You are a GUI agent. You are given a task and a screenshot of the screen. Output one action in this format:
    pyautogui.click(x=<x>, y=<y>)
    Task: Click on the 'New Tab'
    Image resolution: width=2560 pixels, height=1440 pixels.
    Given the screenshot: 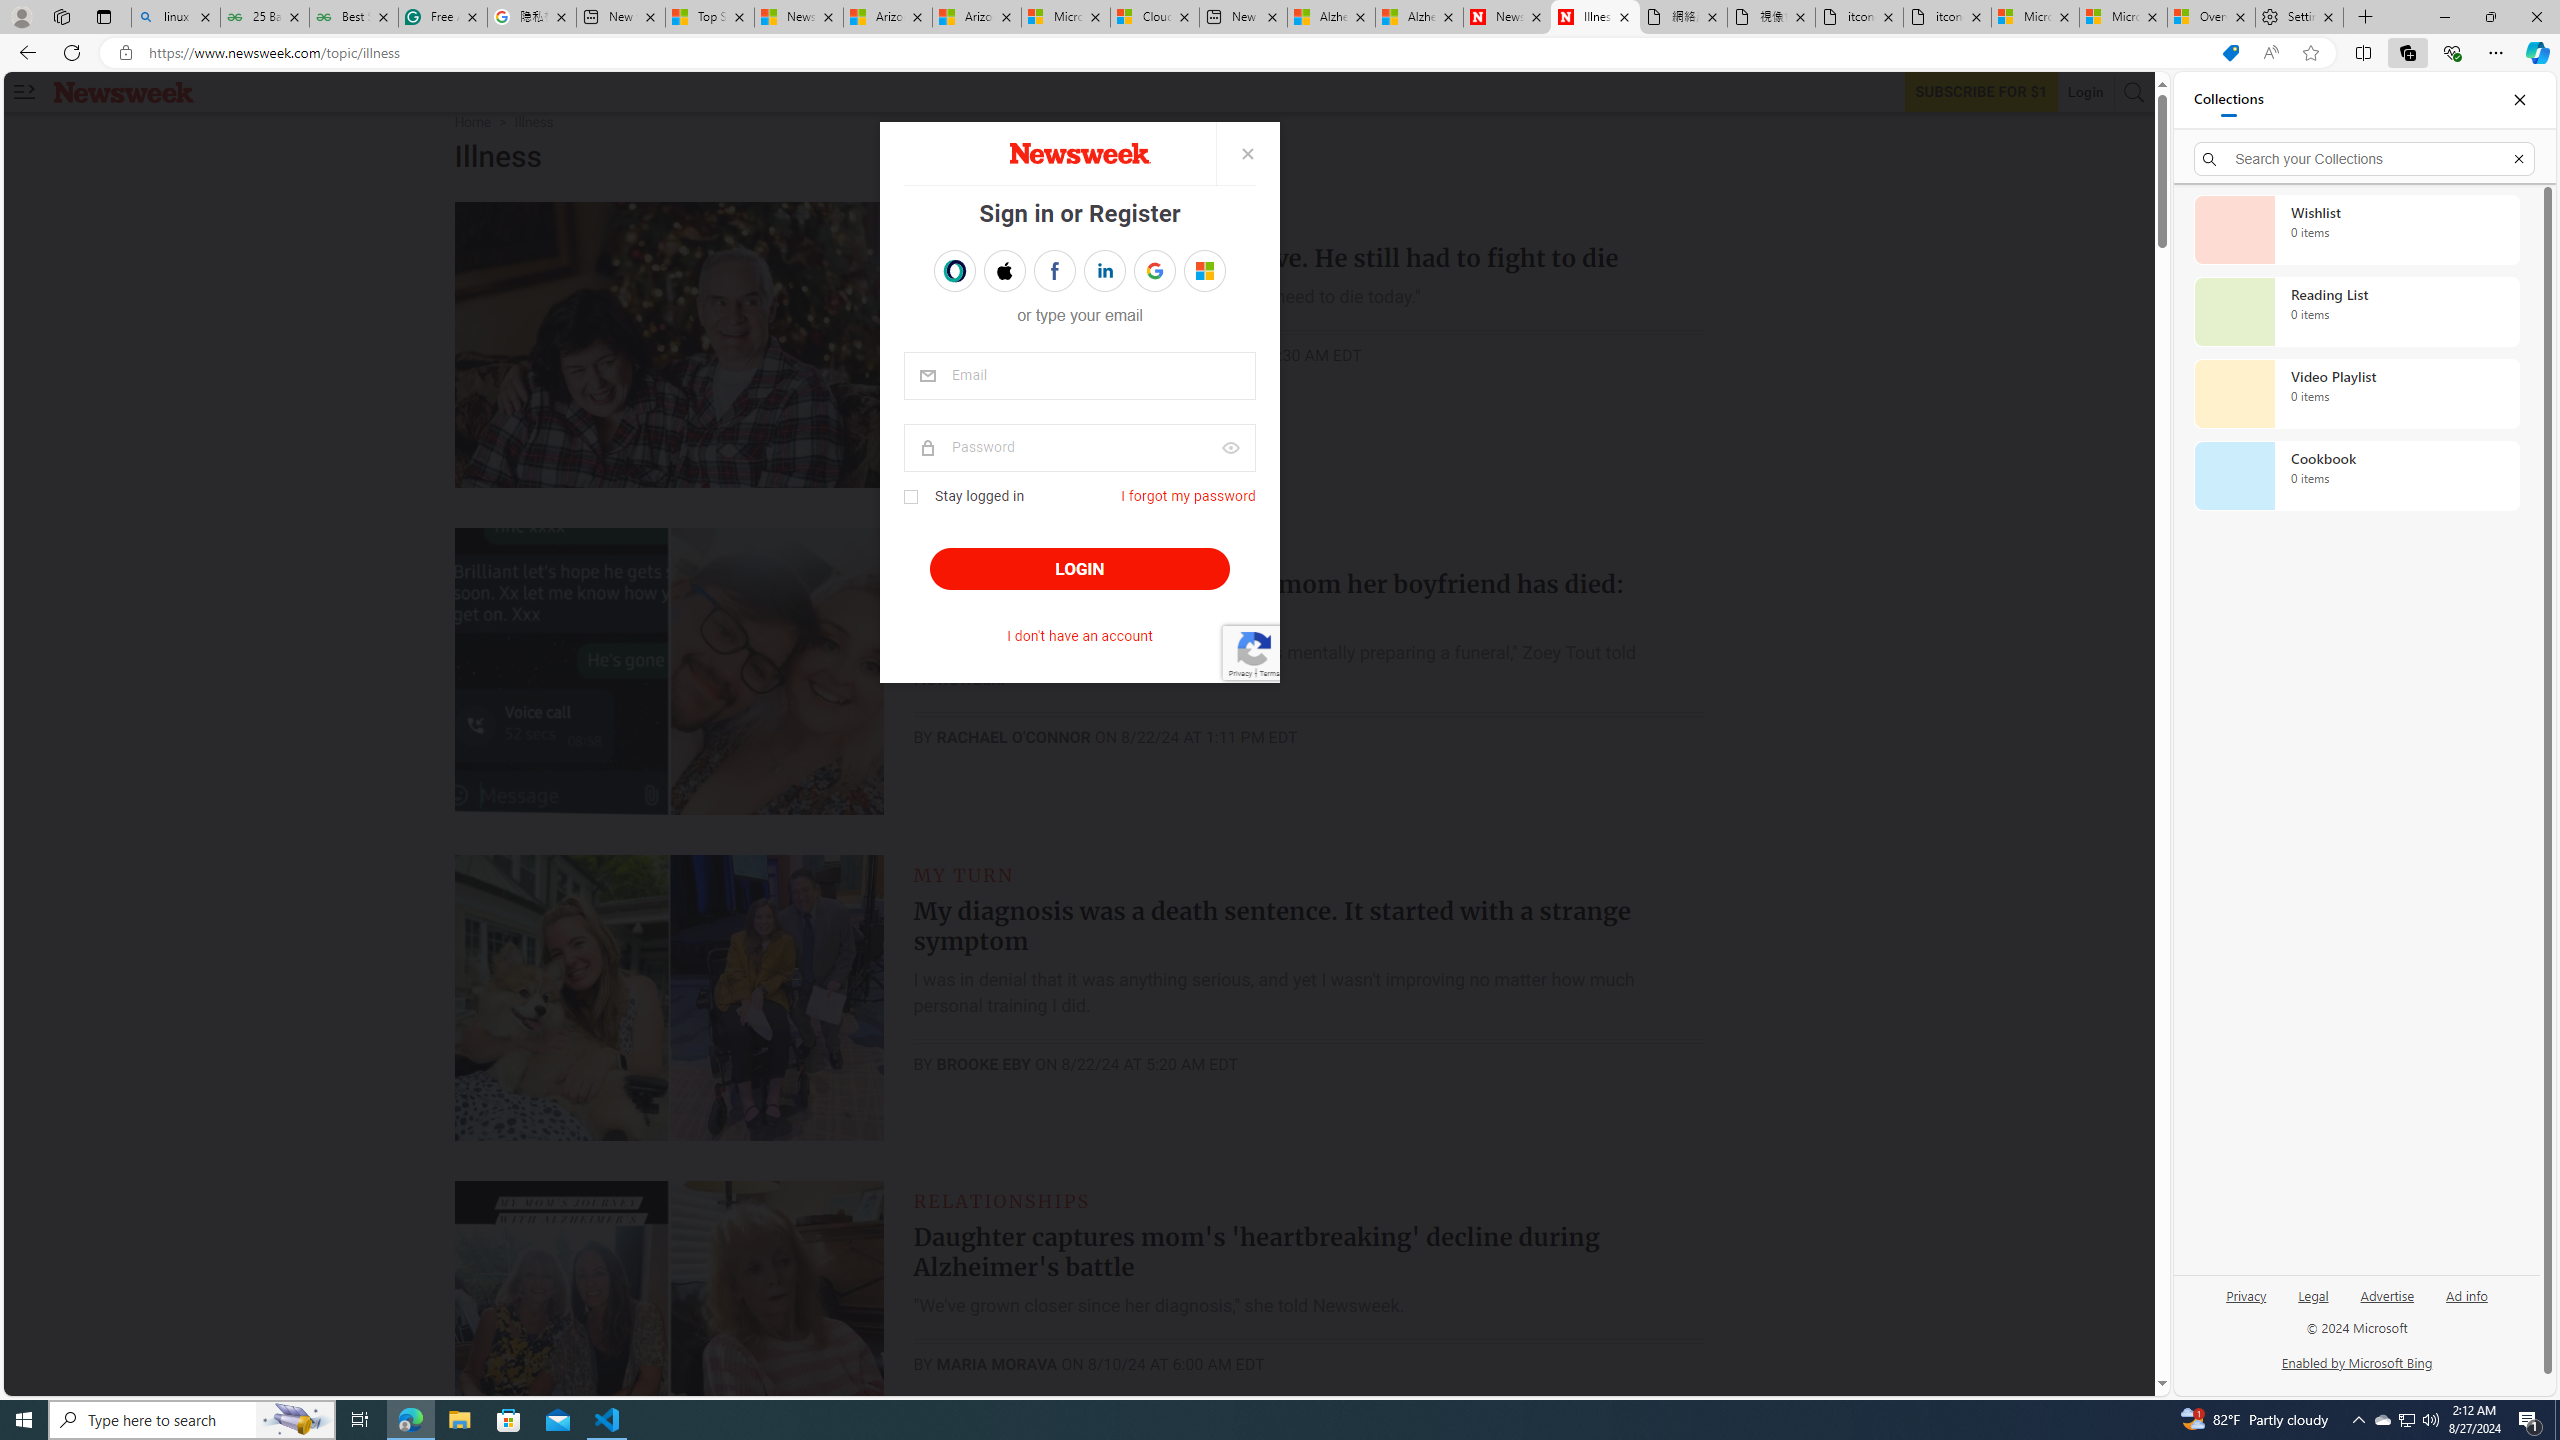 What is the action you would take?
    pyautogui.click(x=2365, y=16)
    